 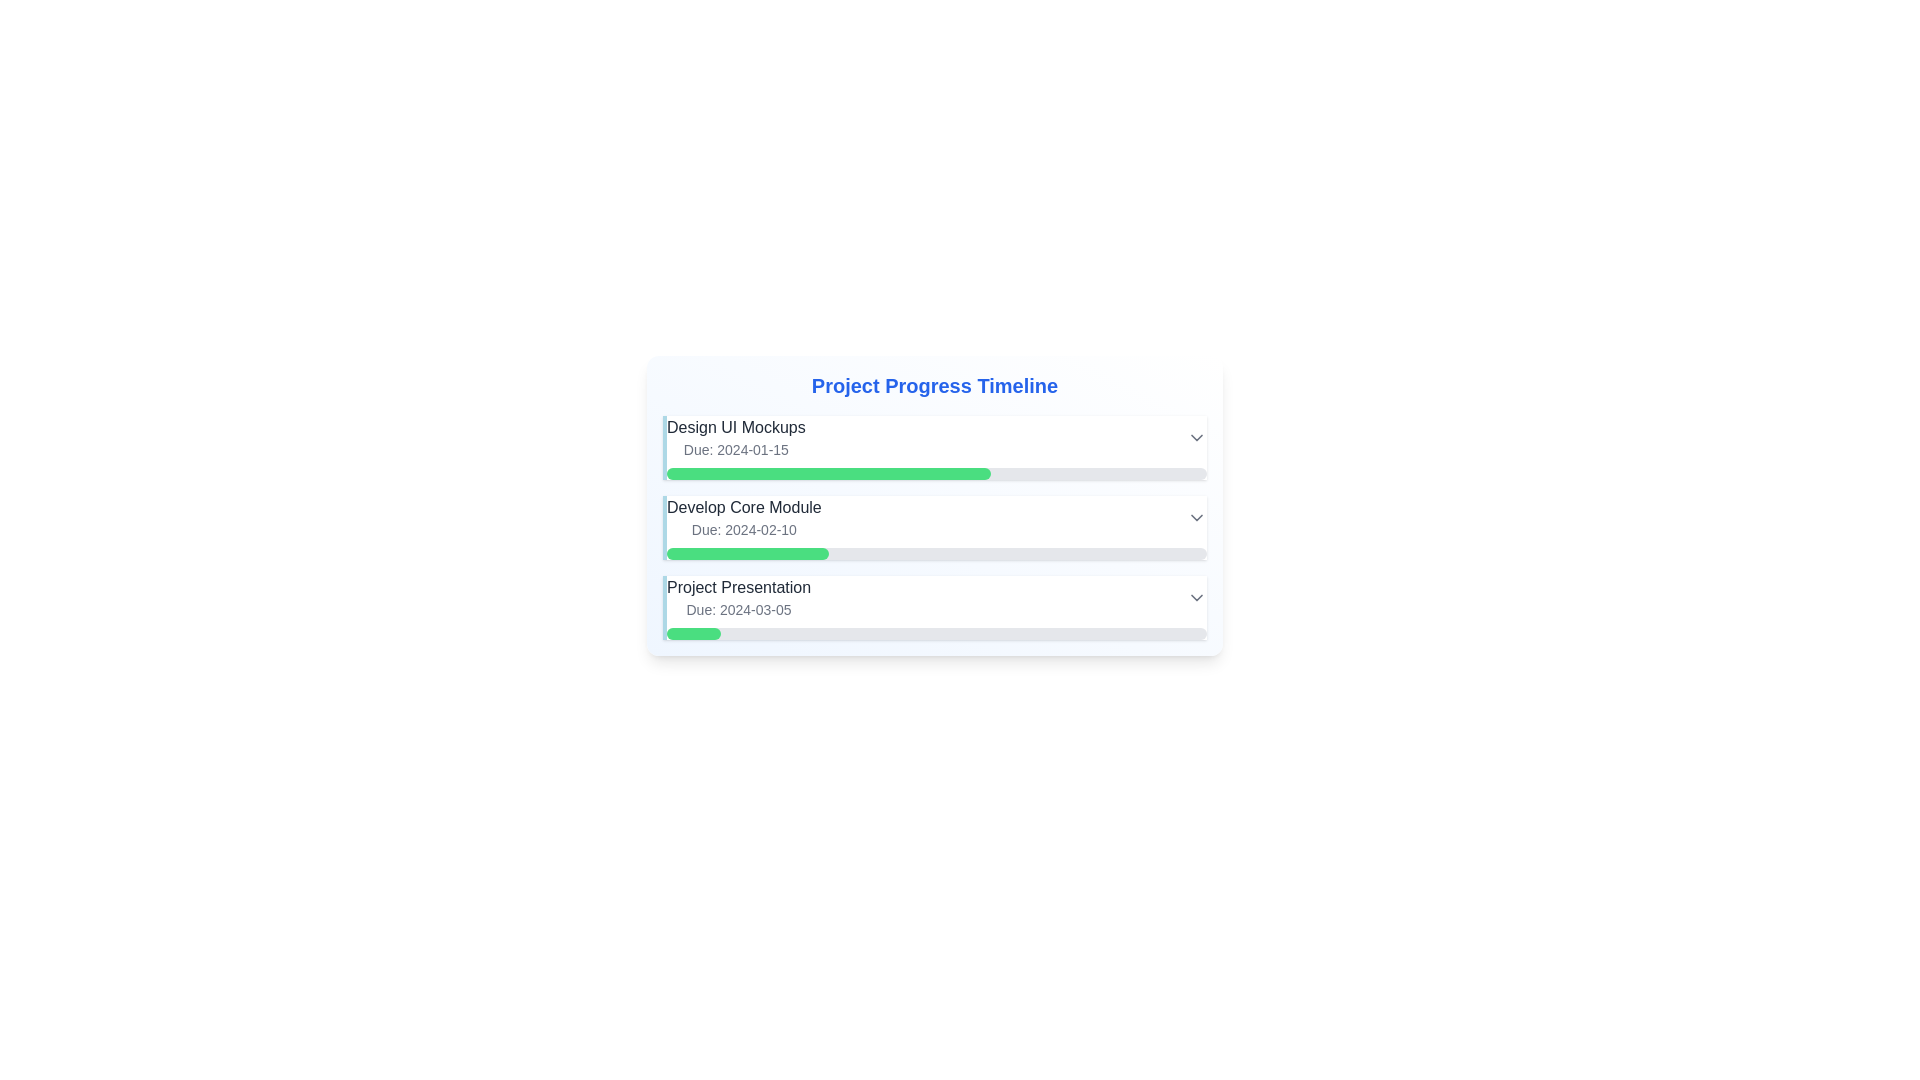 I want to click on the current progress indicated by the filled section of the Progress bar located below the 'Due: 2024-02-10' text within the 'Develop Core Module' task card, so click(x=935, y=554).